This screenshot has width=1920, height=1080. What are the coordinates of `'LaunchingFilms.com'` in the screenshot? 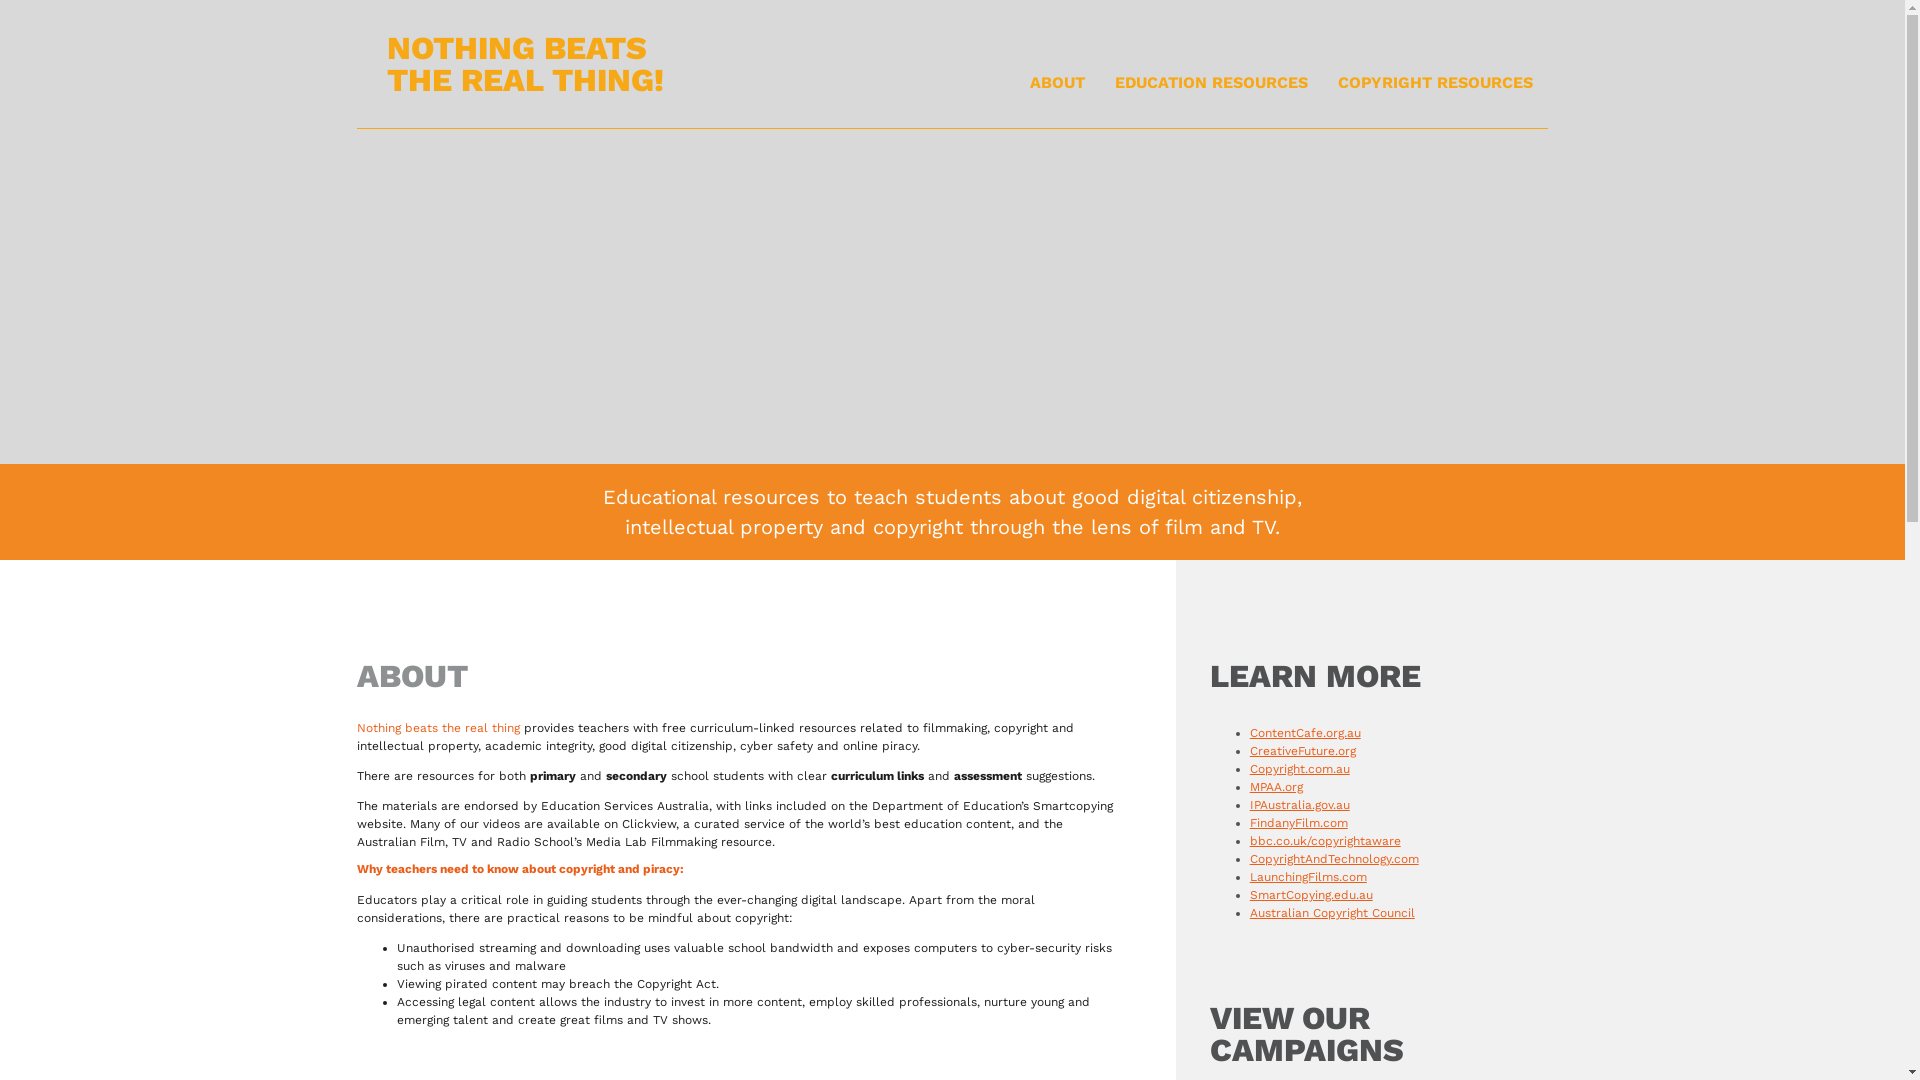 It's located at (1308, 875).